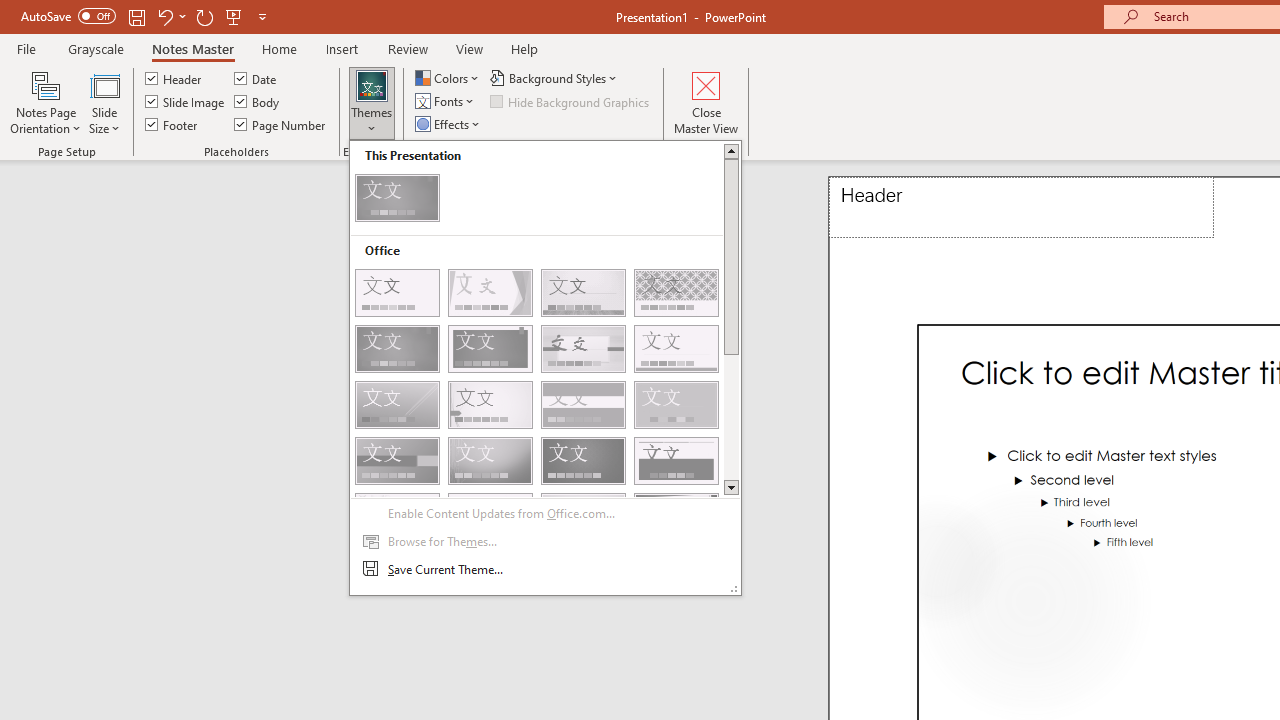 Image resolution: width=1280 pixels, height=720 pixels. I want to click on 'Themes', so click(372, 103).